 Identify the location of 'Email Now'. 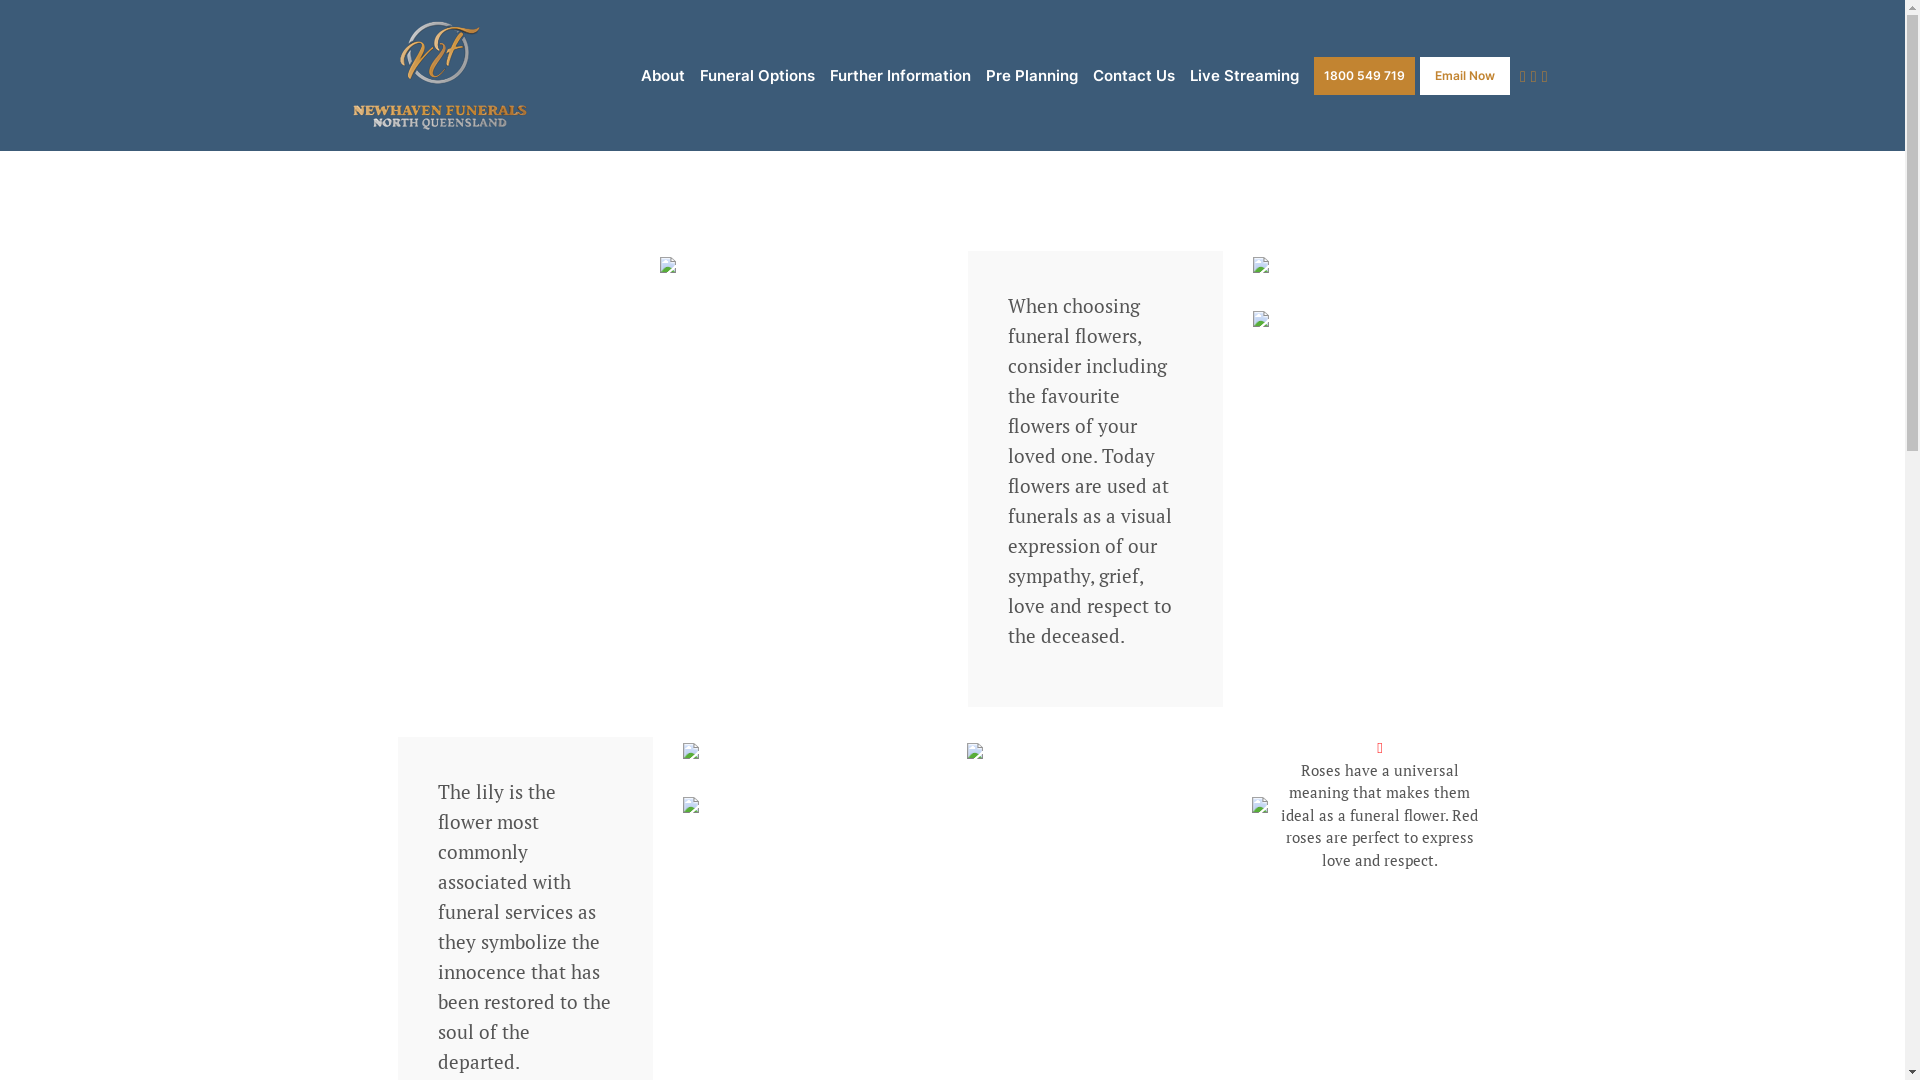
(1419, 73).